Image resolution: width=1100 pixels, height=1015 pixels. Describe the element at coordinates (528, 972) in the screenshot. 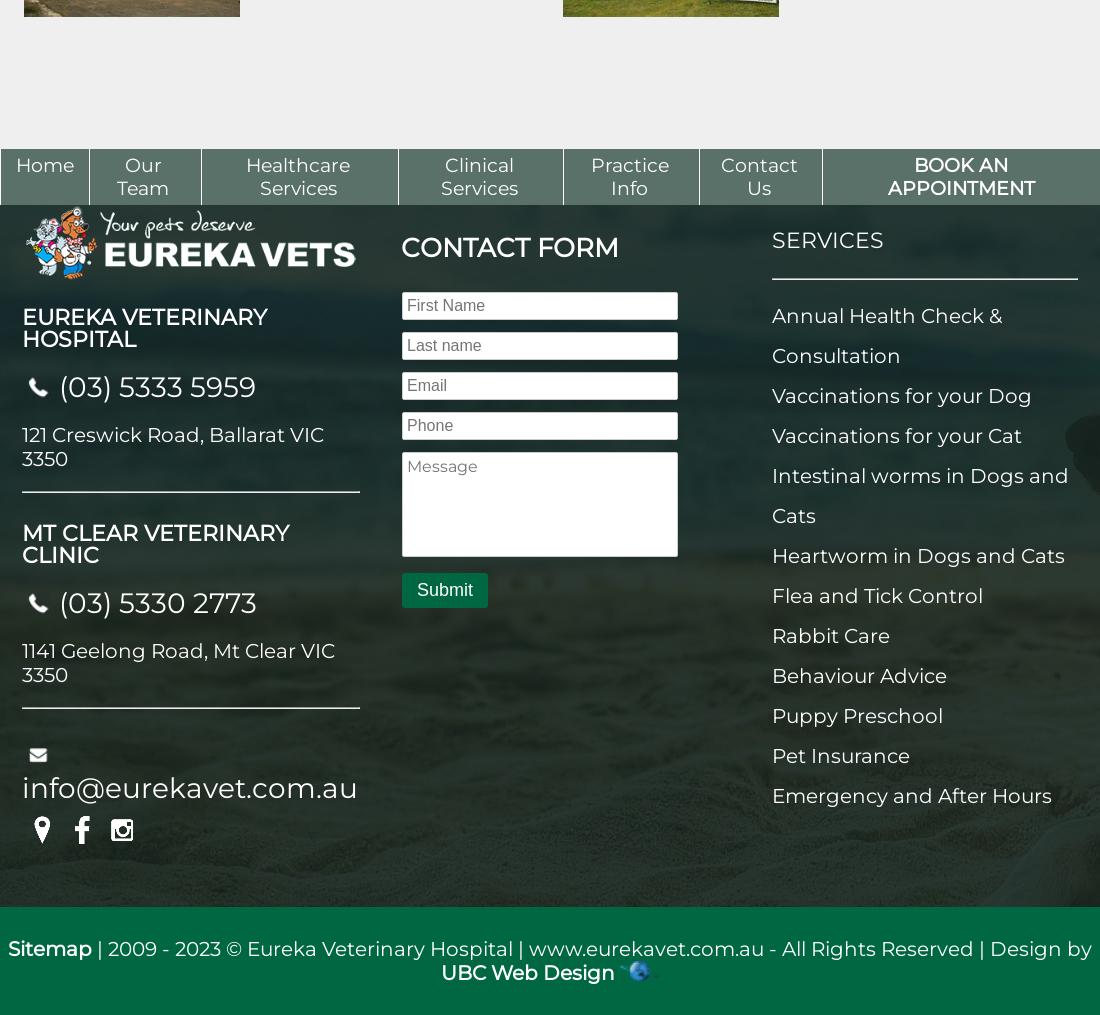

I see `'UBC Web Design'` at that location.